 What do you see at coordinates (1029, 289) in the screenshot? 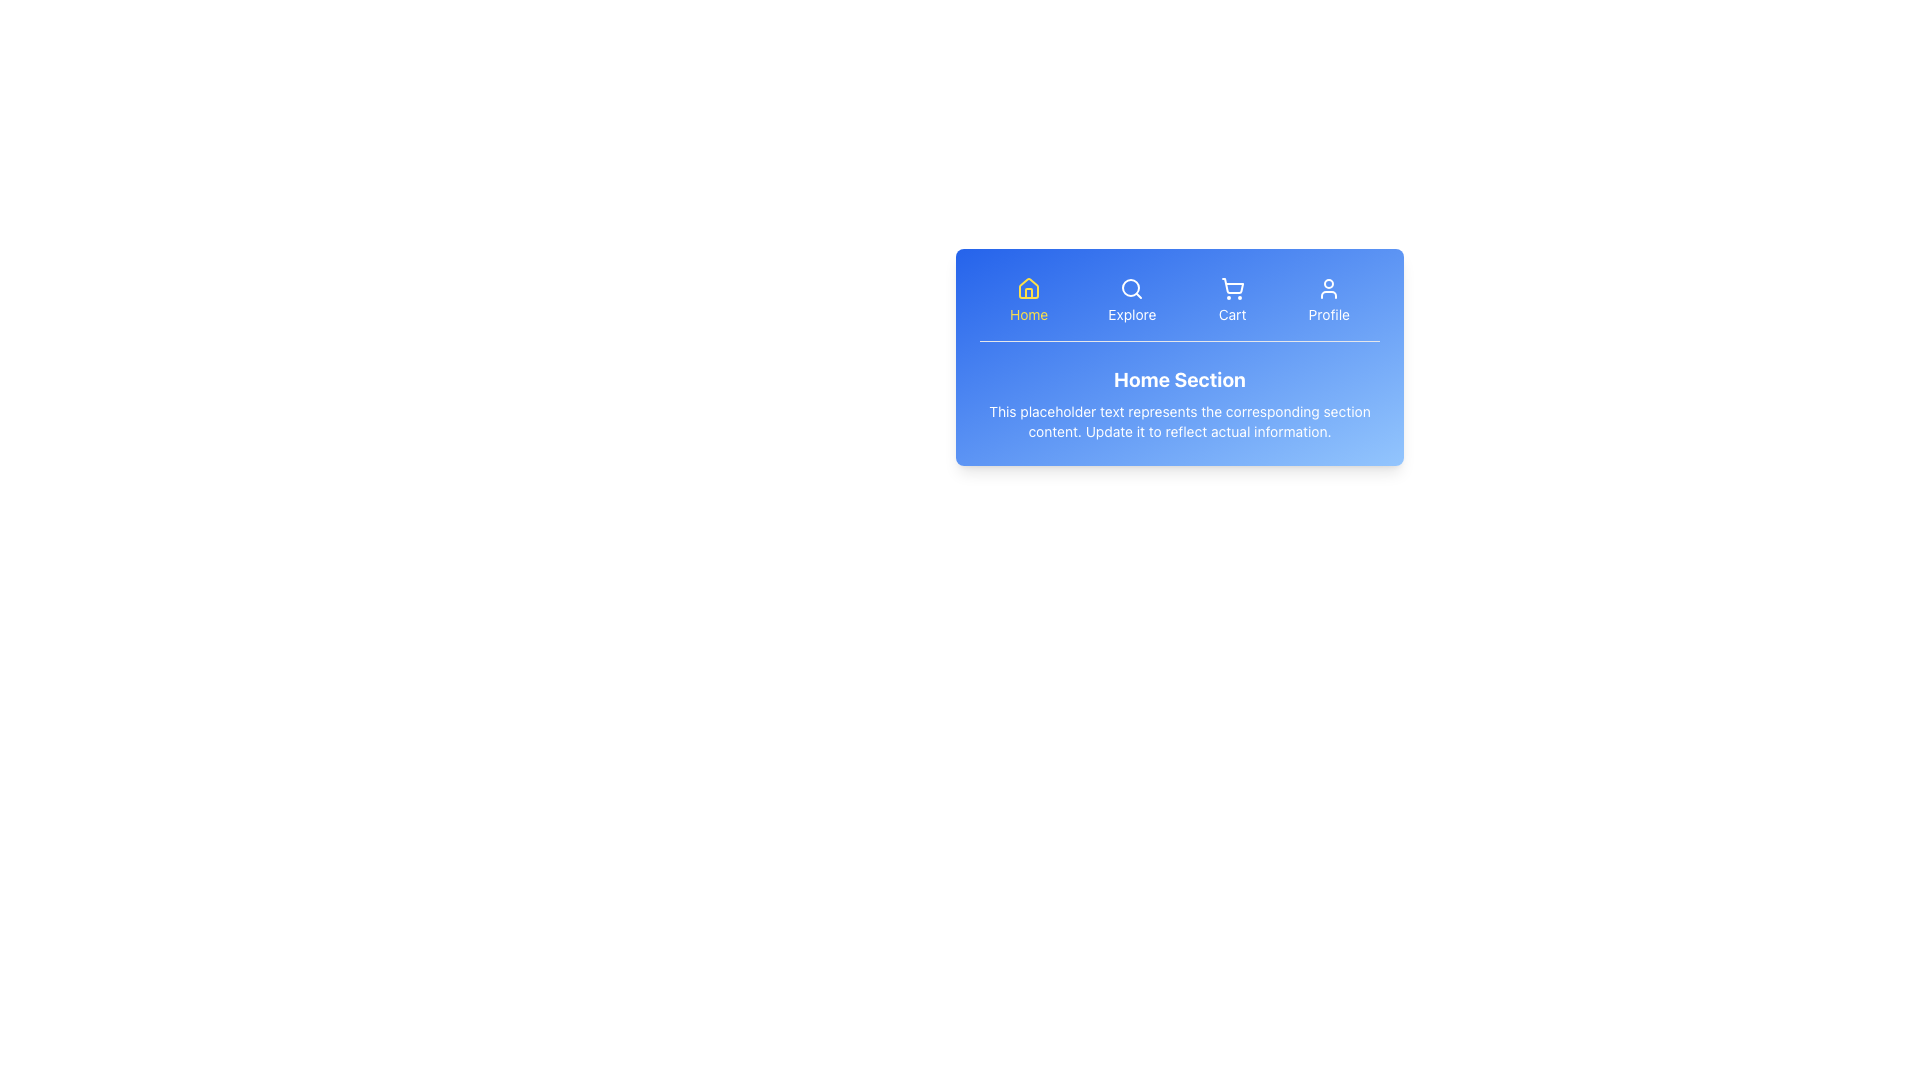
I see `the 'Home' icon in the navigation bar, located at the far-left slot` at bounding box center [1029, 289].